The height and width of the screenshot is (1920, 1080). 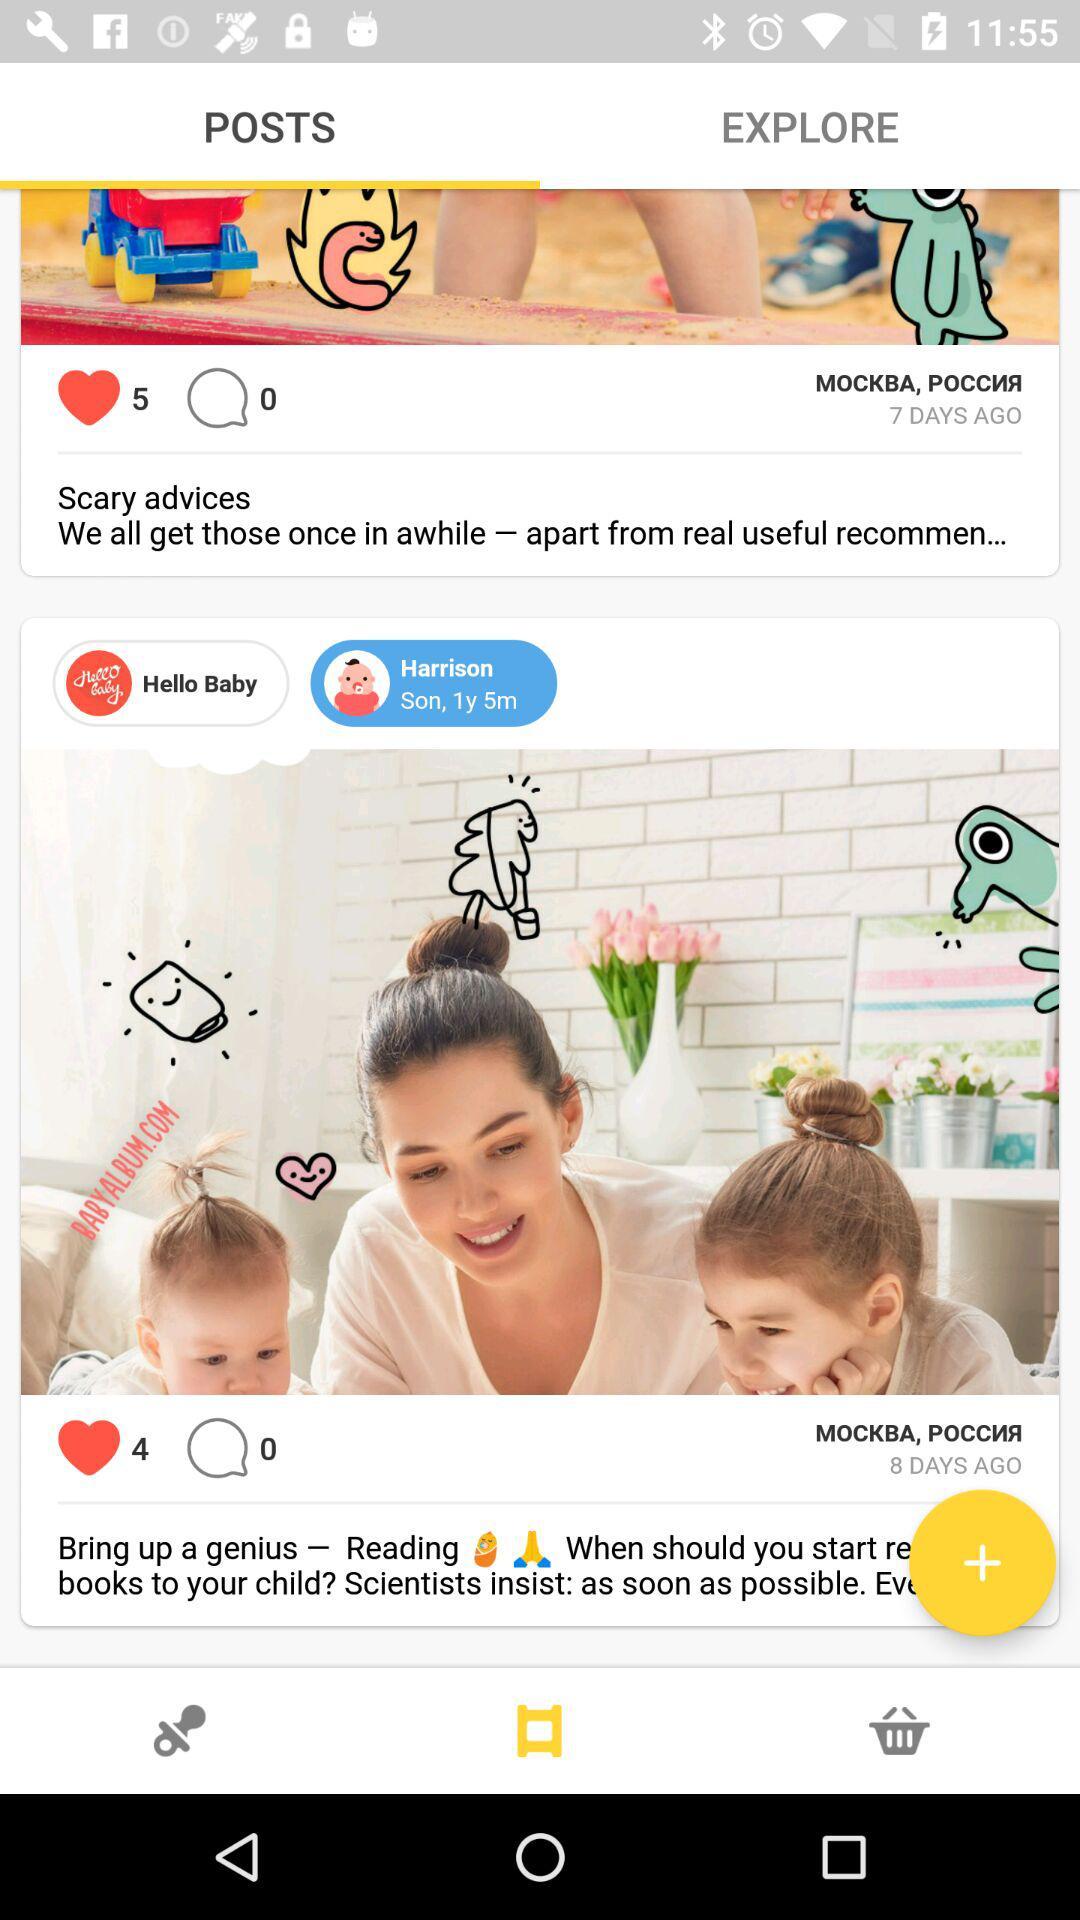 What do you see at coordinates (540, 1730) in the screenshot?
I see `menu` at bounding box center [540, 1730].